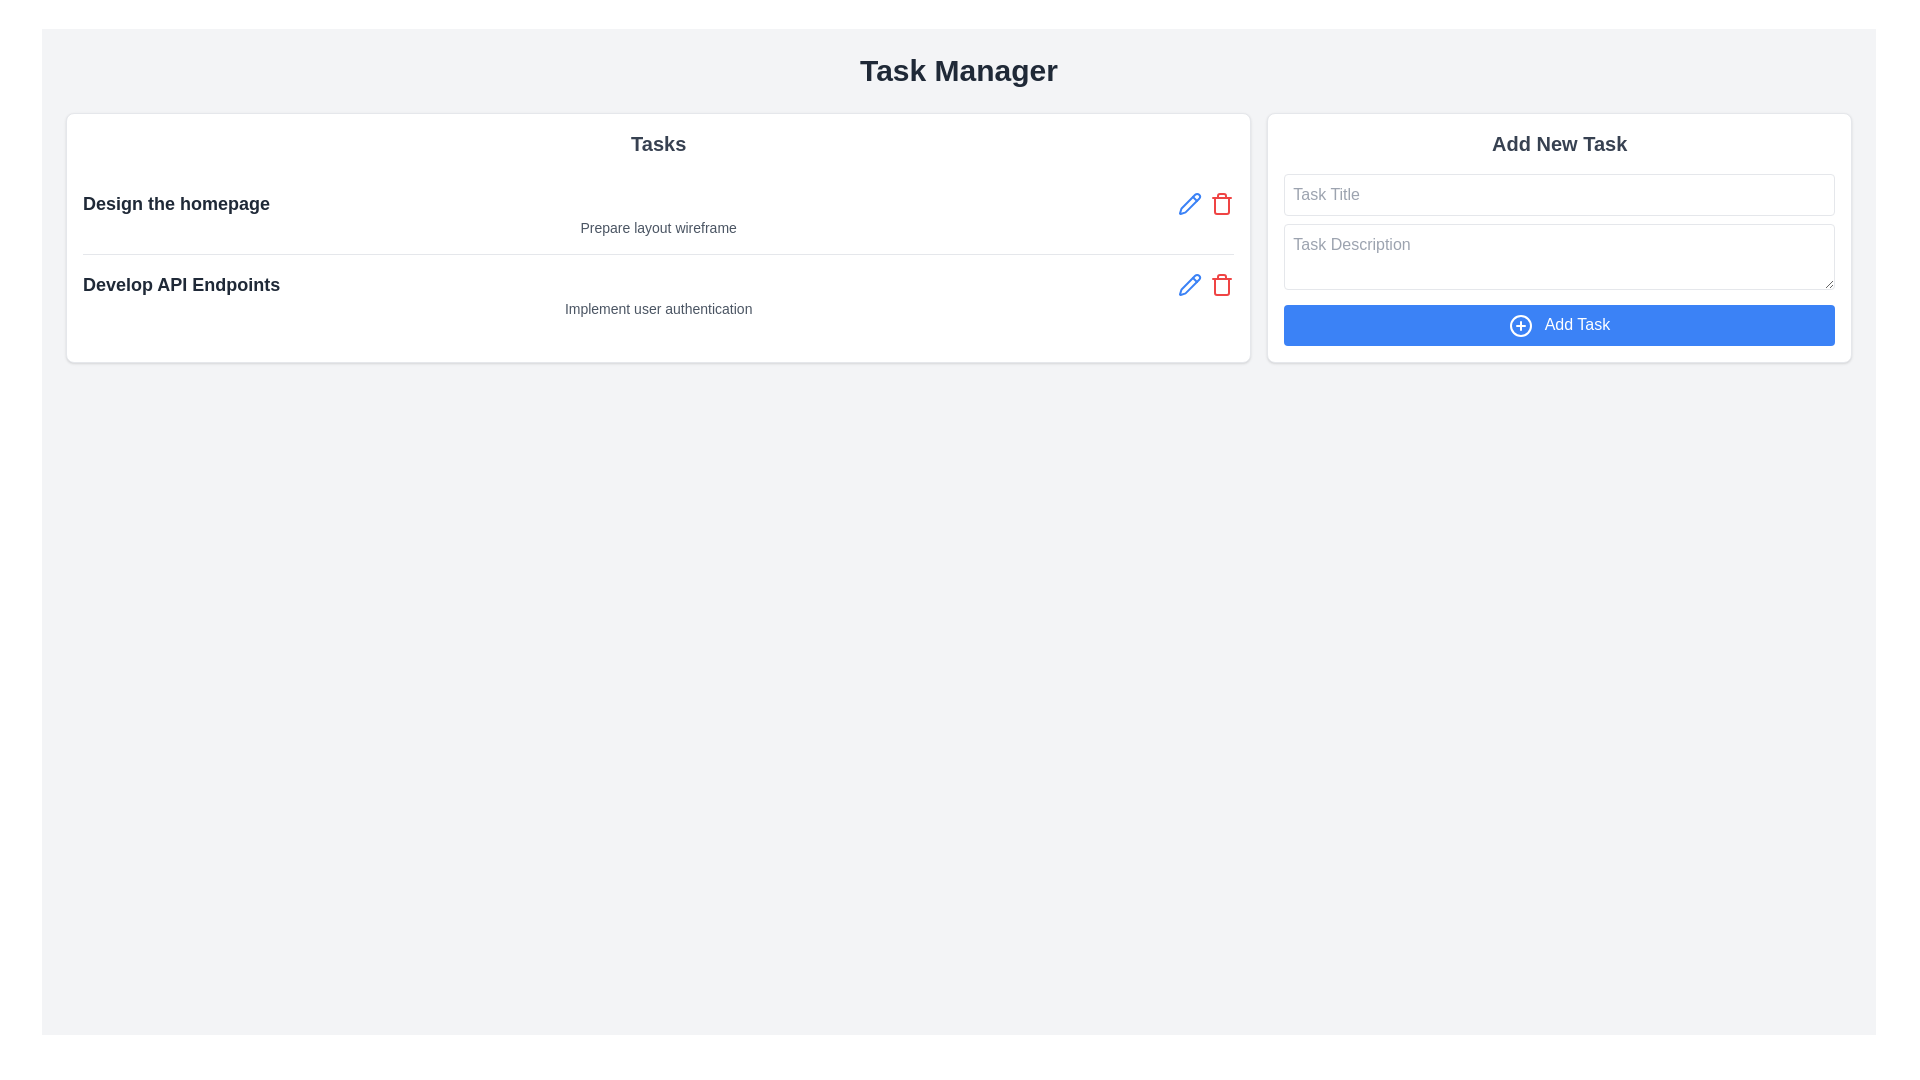 Image resolution: width=1920 pixels, height=1080 pixels. I want to click on the edit icon button located to the left of the red trash can icon in the list entry labeled 'Develop API Endpoints', so click(1190, 285).